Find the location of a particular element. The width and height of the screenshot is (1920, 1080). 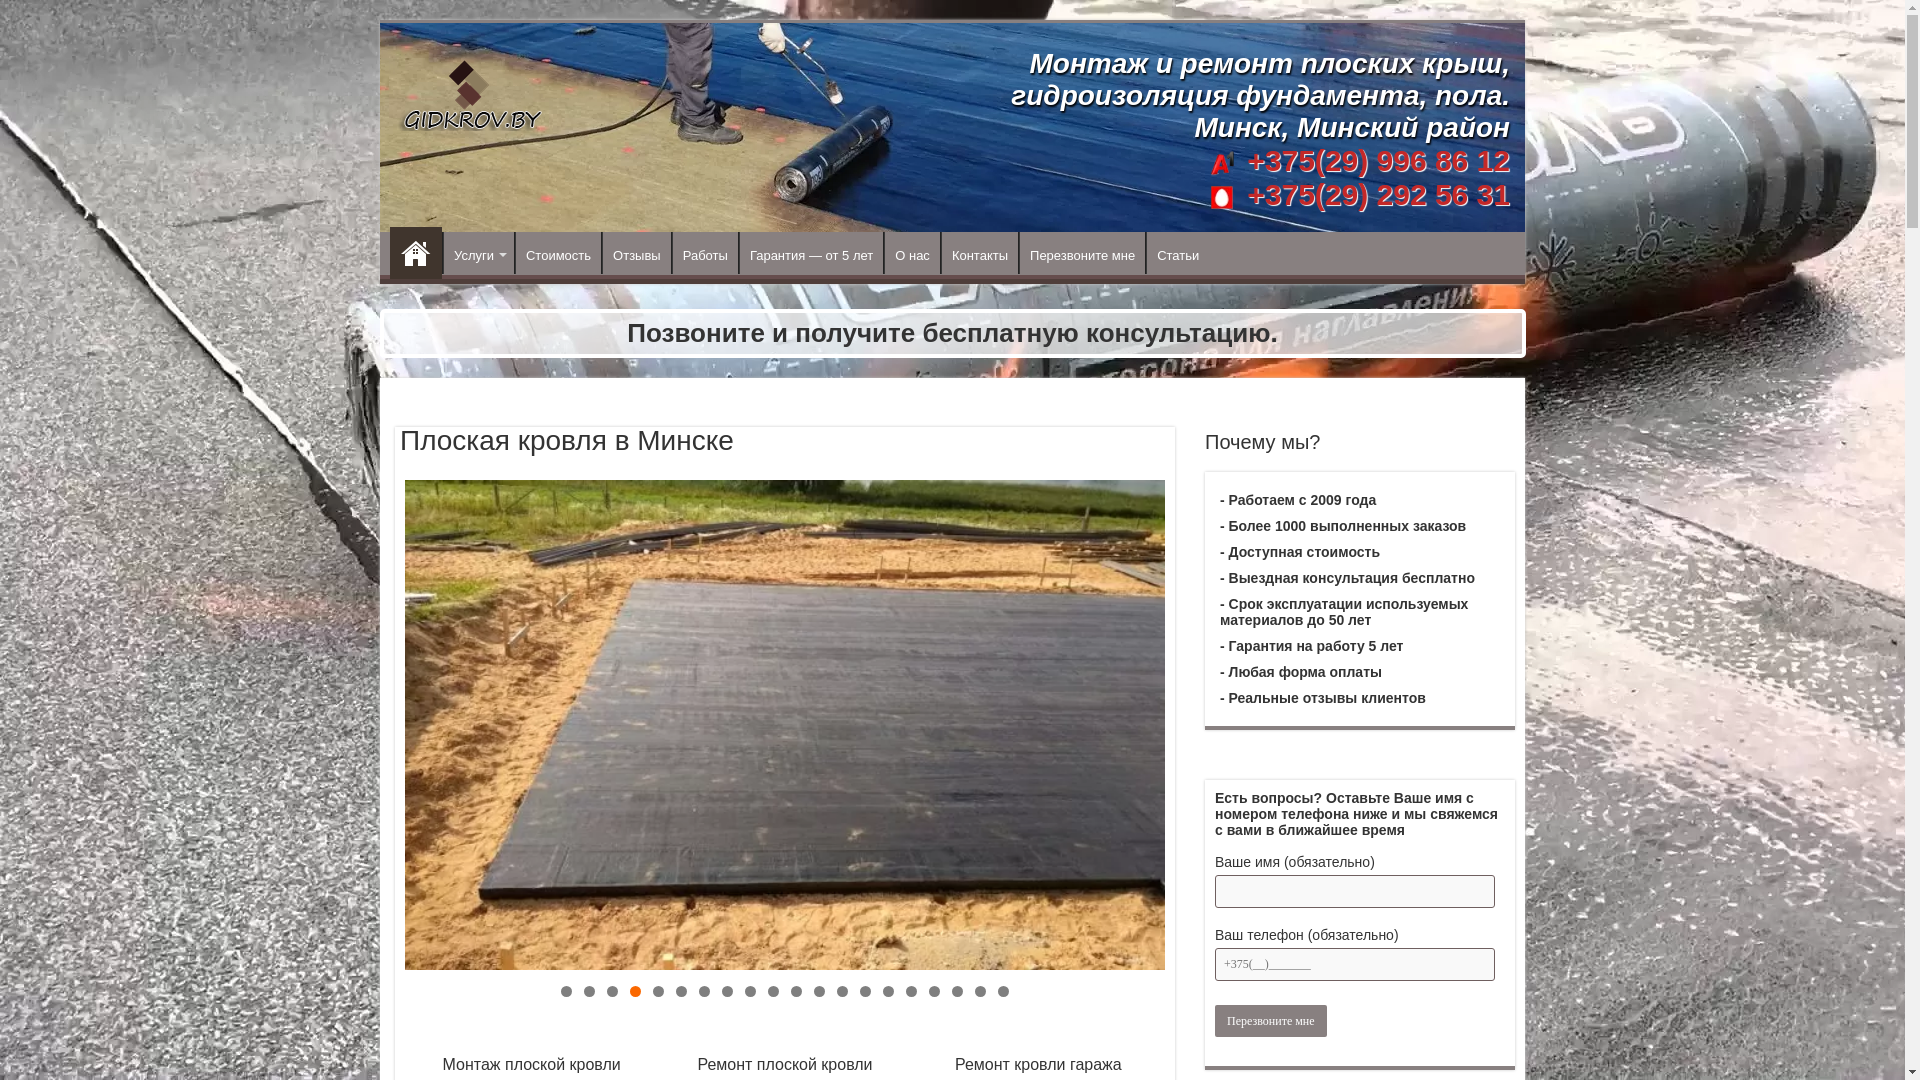

'20' is located at coordinates (1003, 991).